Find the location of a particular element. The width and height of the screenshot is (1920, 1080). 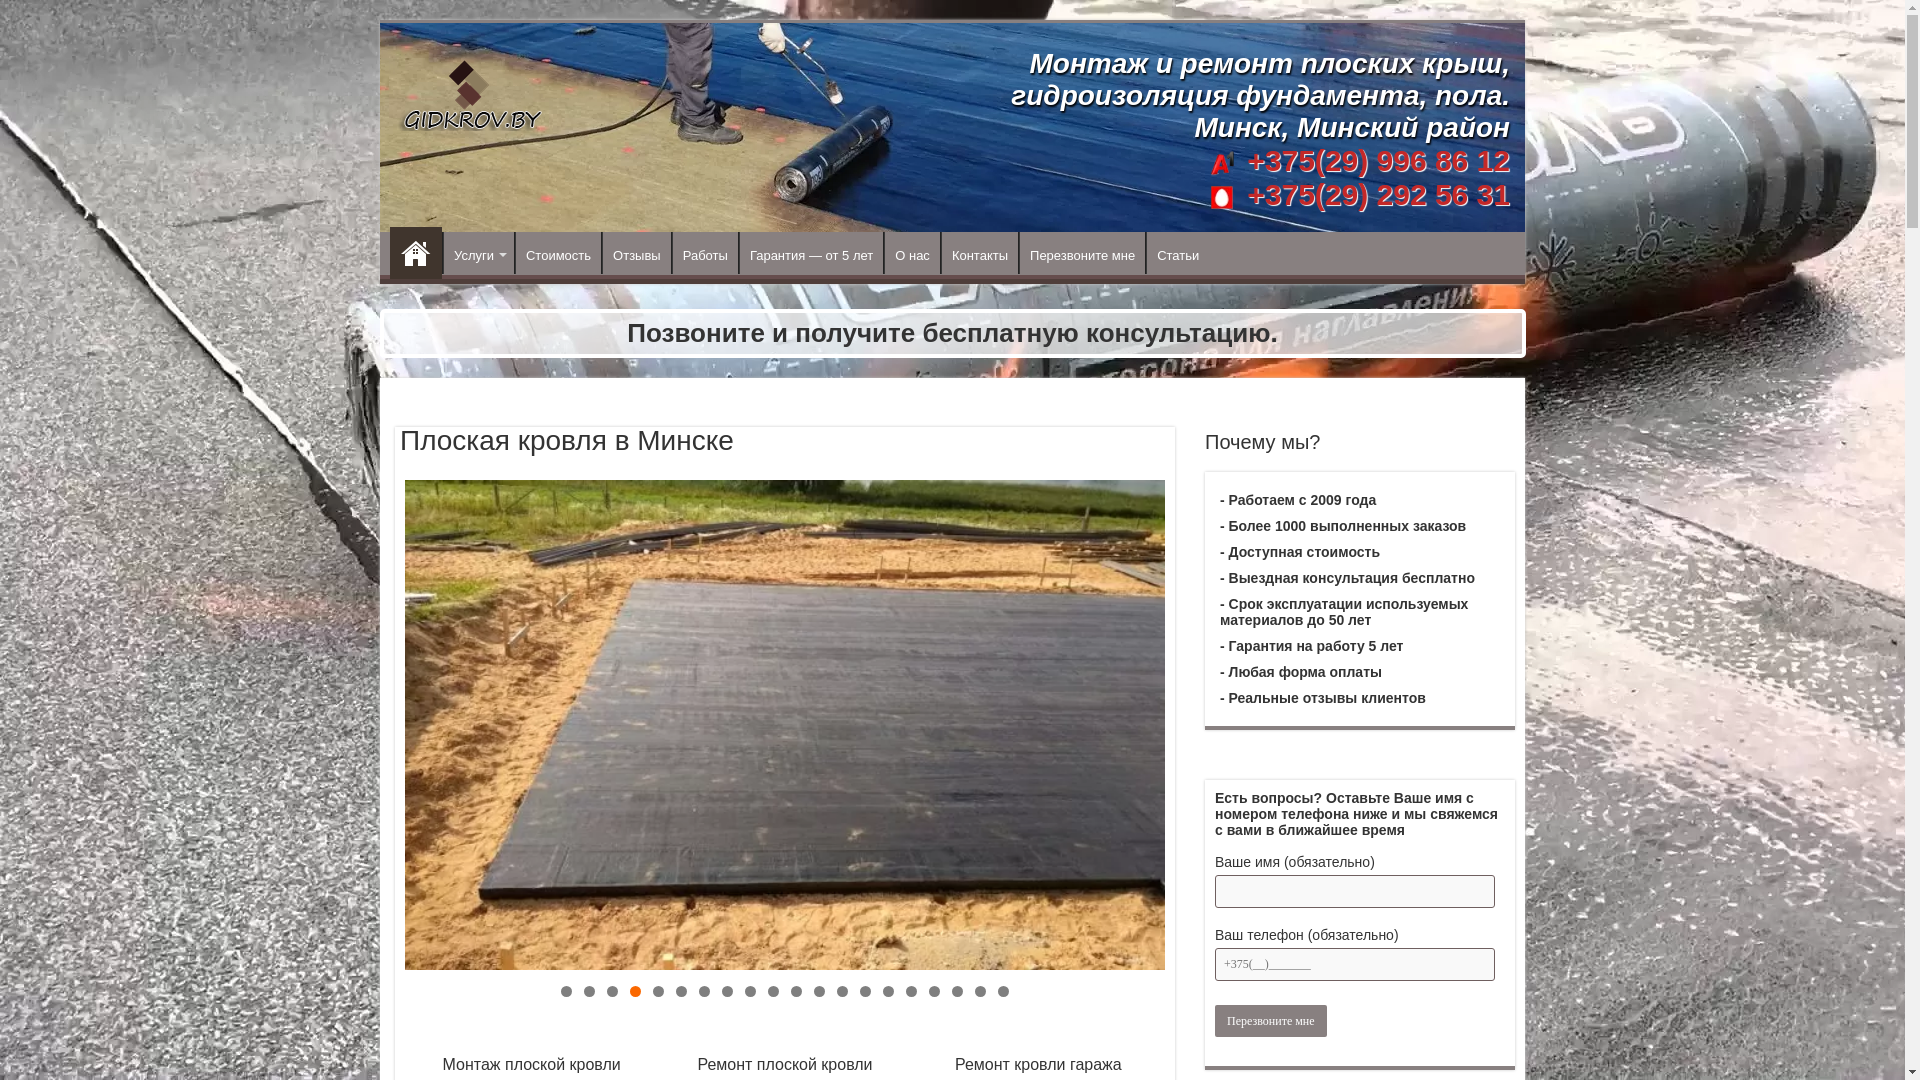

'20' is located at coordinates (1003, 991).